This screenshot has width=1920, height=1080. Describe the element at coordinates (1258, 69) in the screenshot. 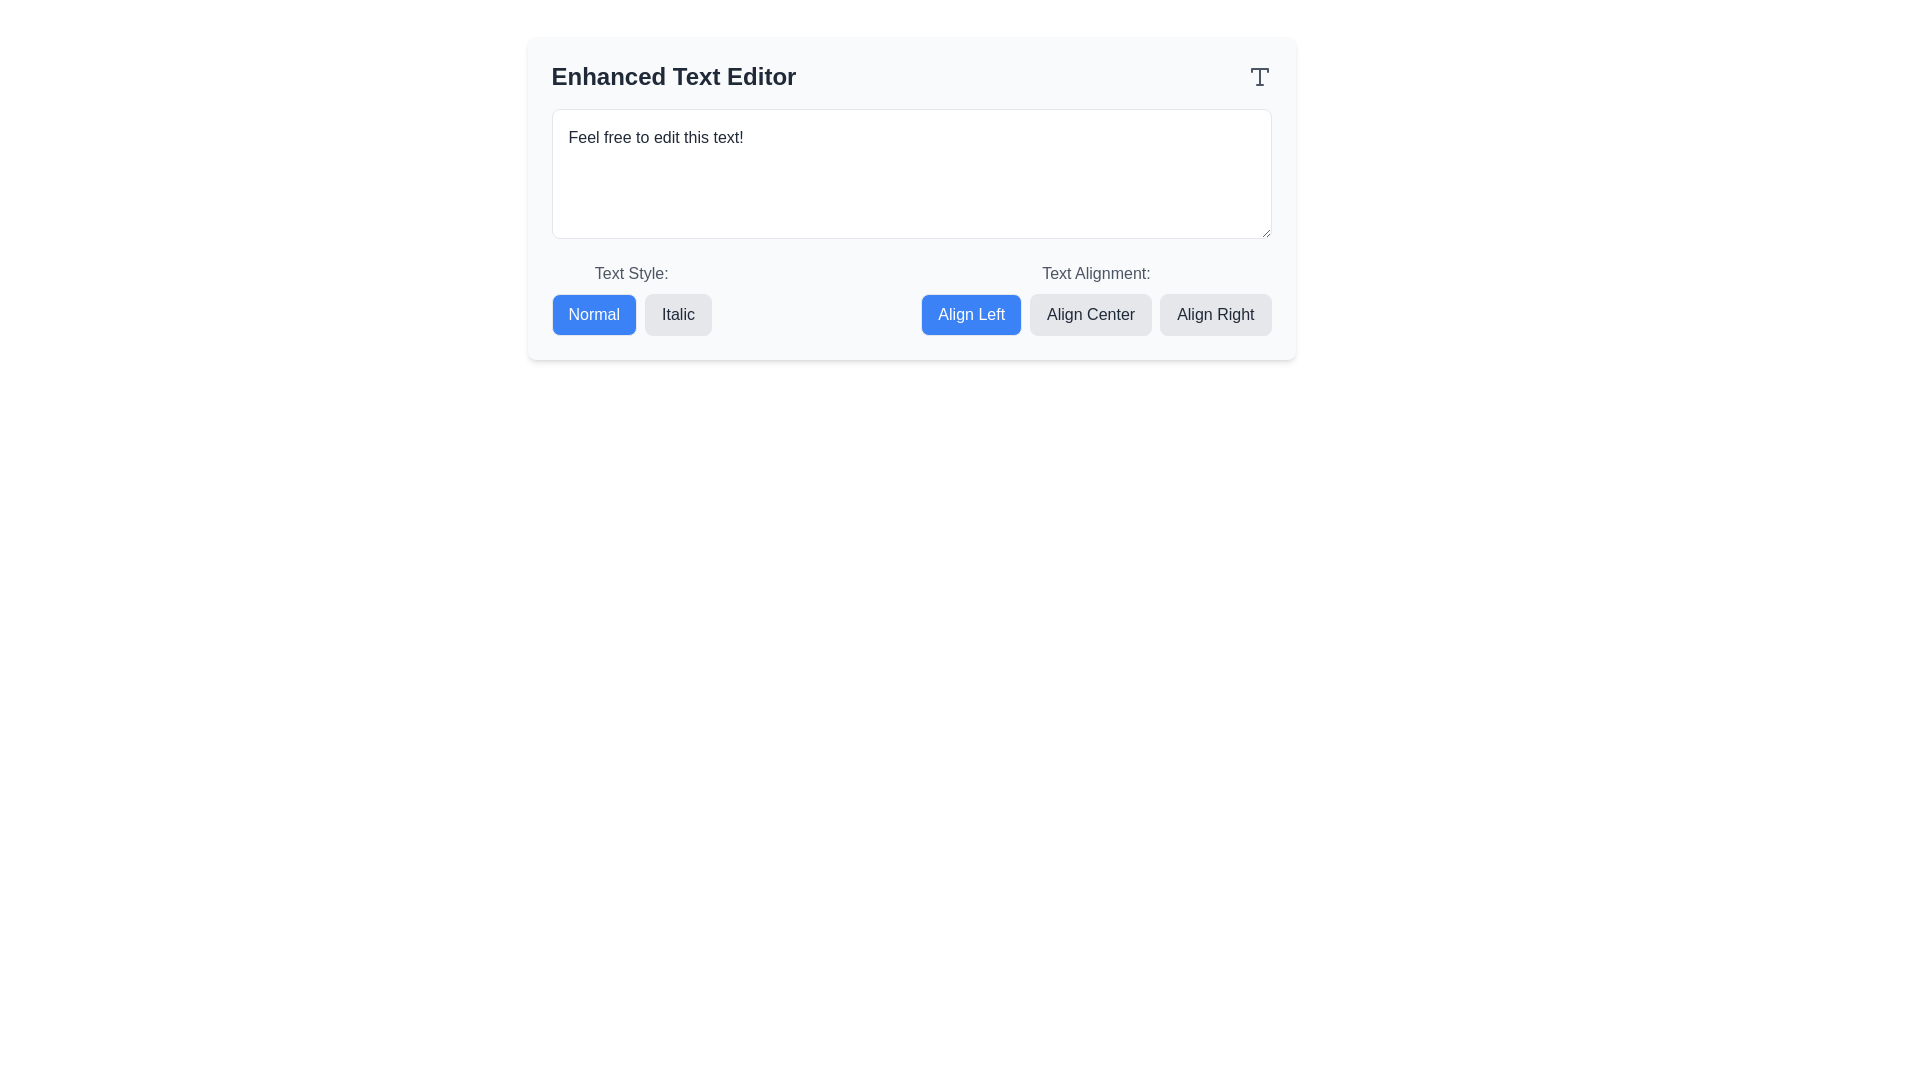

I see `topmost component of the SVG icon located at the top-right corner of the main interface section for design adjustments` at that location.